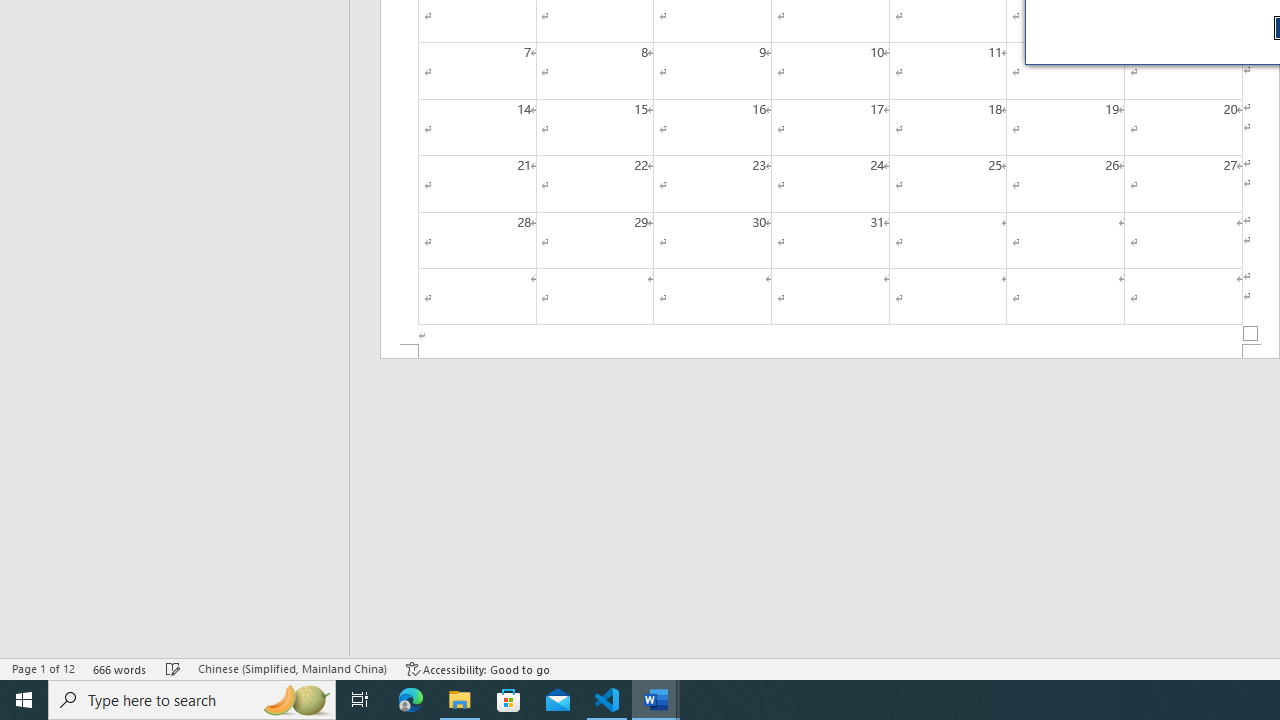  Describe the element at coordinates (294, 698) in the screenshot. I see `'Search highlights icon opens search home window'` at that location.